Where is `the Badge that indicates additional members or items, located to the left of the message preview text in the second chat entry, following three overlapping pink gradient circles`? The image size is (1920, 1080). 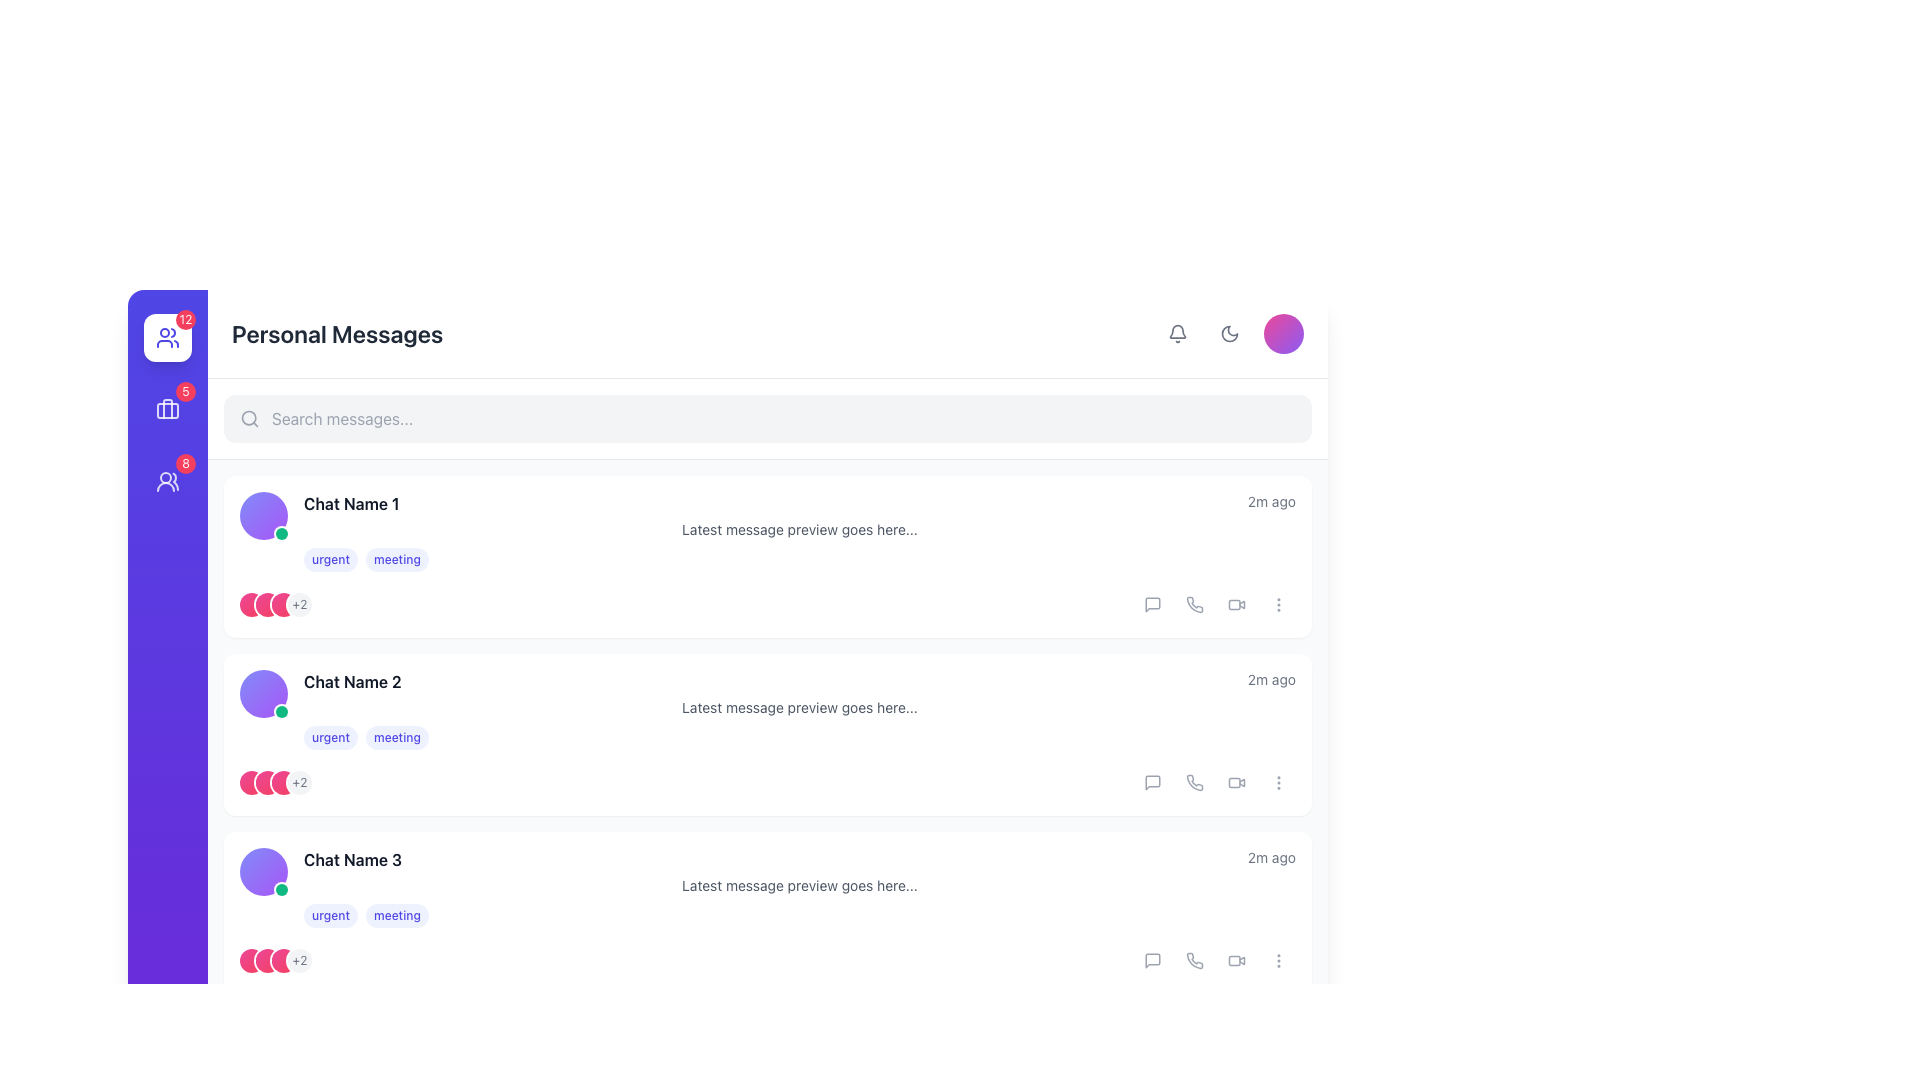 the Badge that indicates additional members or items, located to the left of the message preview text in the second chat entry, following three overlapping pink gradient circles is located at coordinates (274, 782).